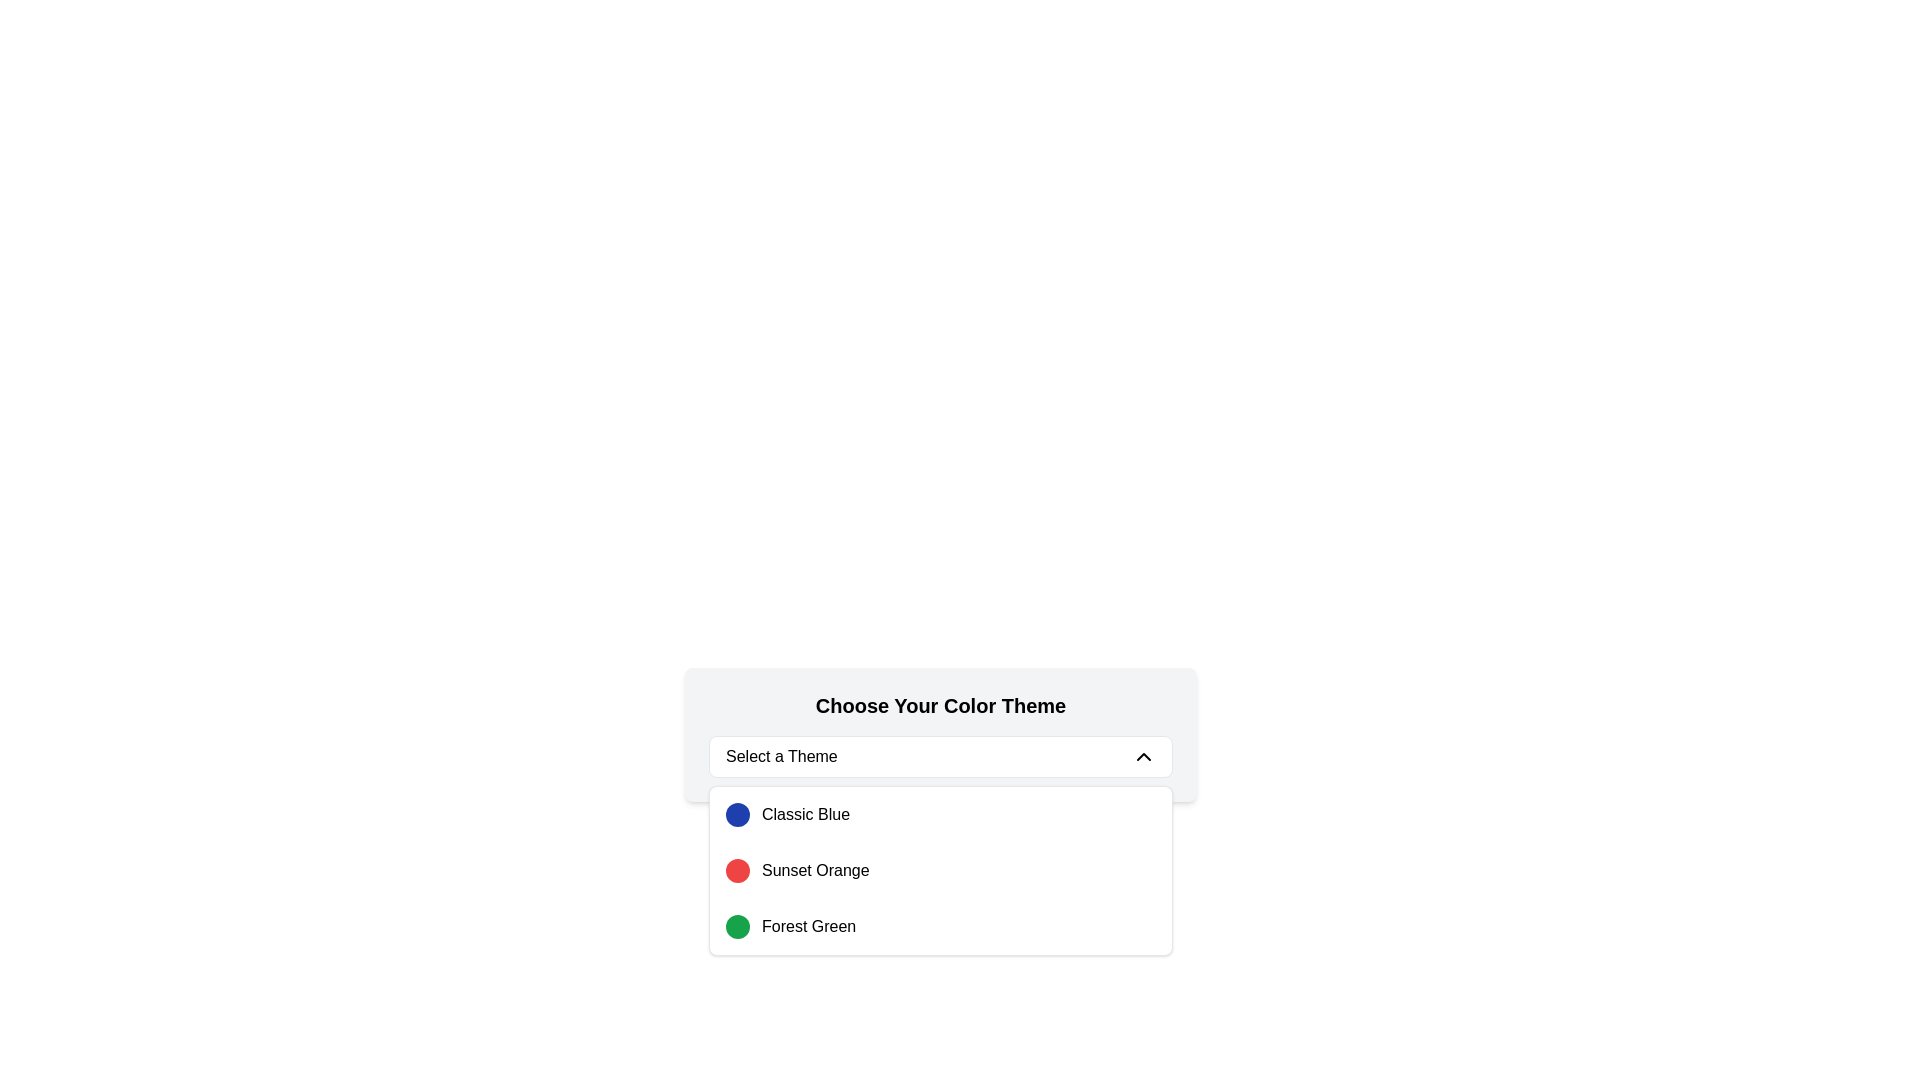 This screenshot has height=1080, width=1920. Describe the element at coordinates (796, 870) in the screenshot. I see `the second option in the dropdown menu that serves as a label for a selectable theme color option, located between 'Classic Blue' and 'Forest Green'` at that location.